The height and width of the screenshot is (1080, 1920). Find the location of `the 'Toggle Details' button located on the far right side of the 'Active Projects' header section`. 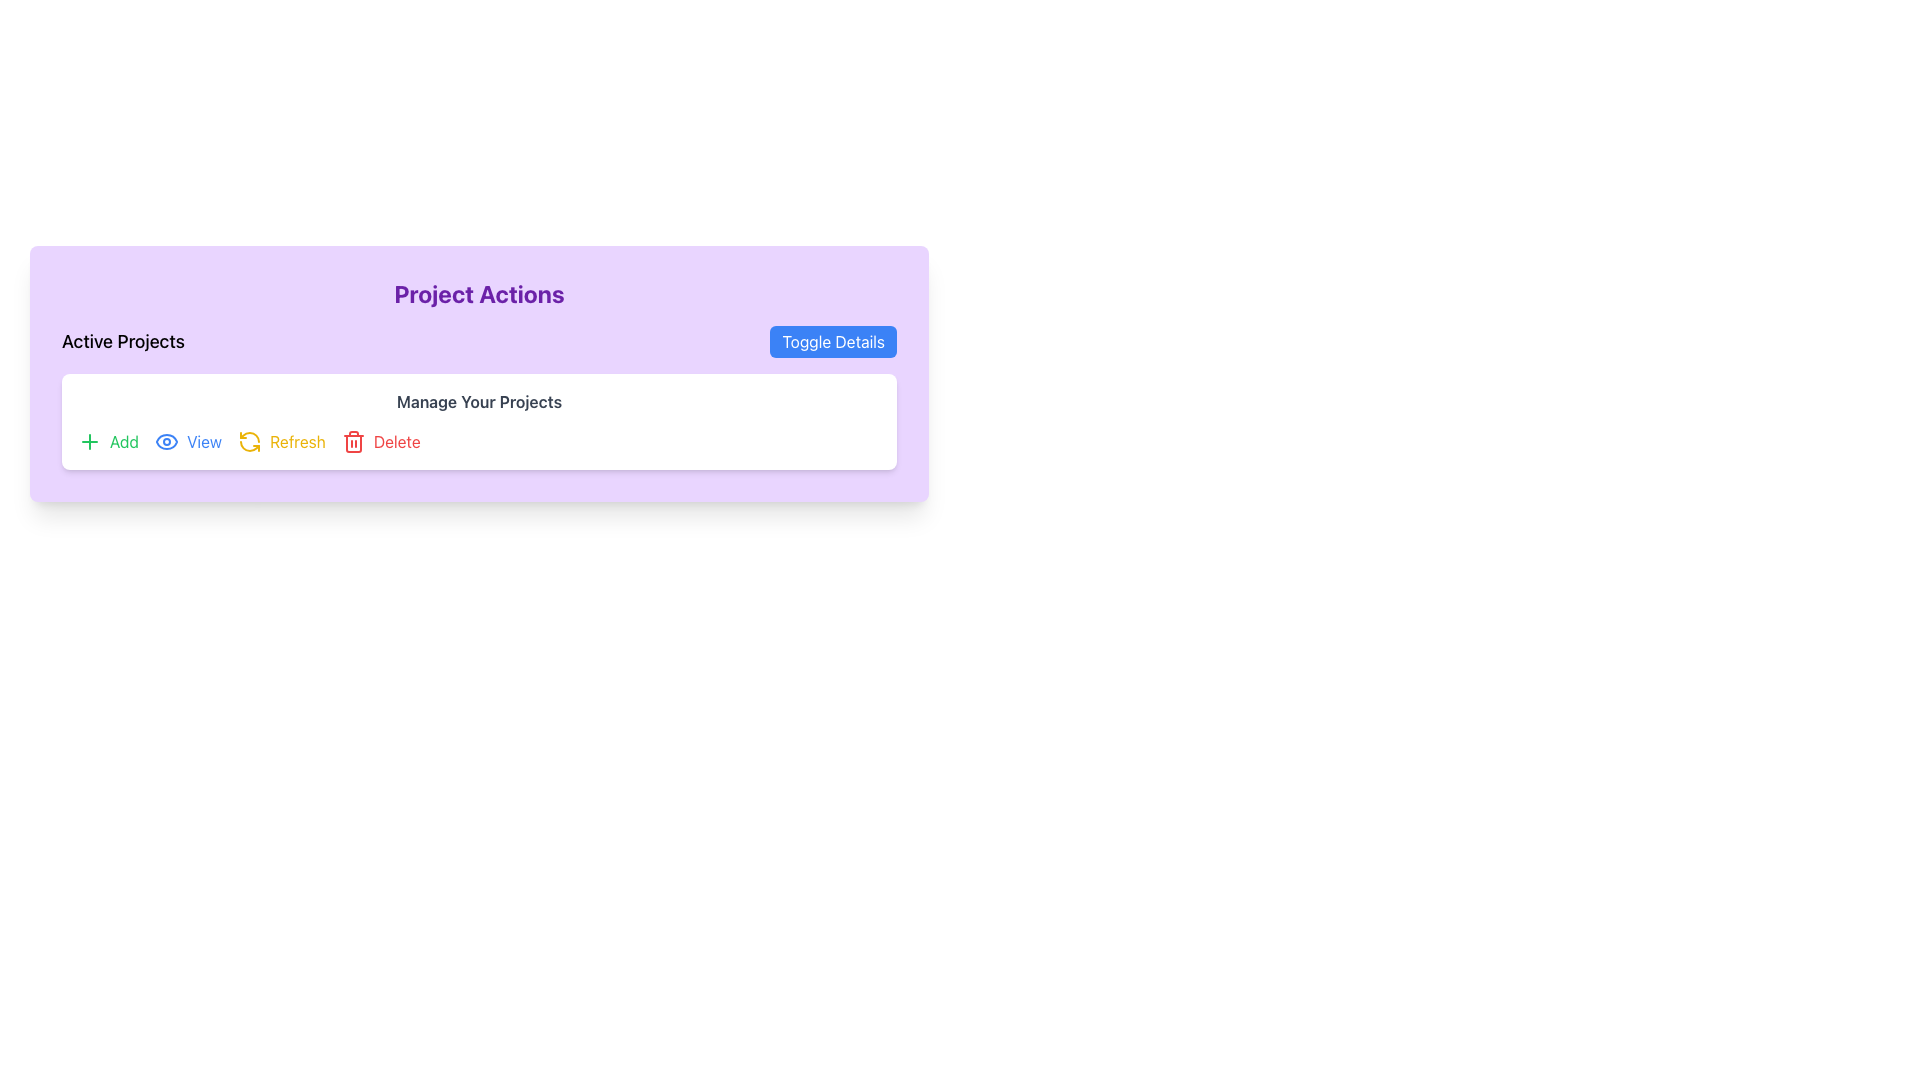

the 'Toggle Details' button located on the far right side of the 'Active Projects' header section is located at coordinates (833, 341).